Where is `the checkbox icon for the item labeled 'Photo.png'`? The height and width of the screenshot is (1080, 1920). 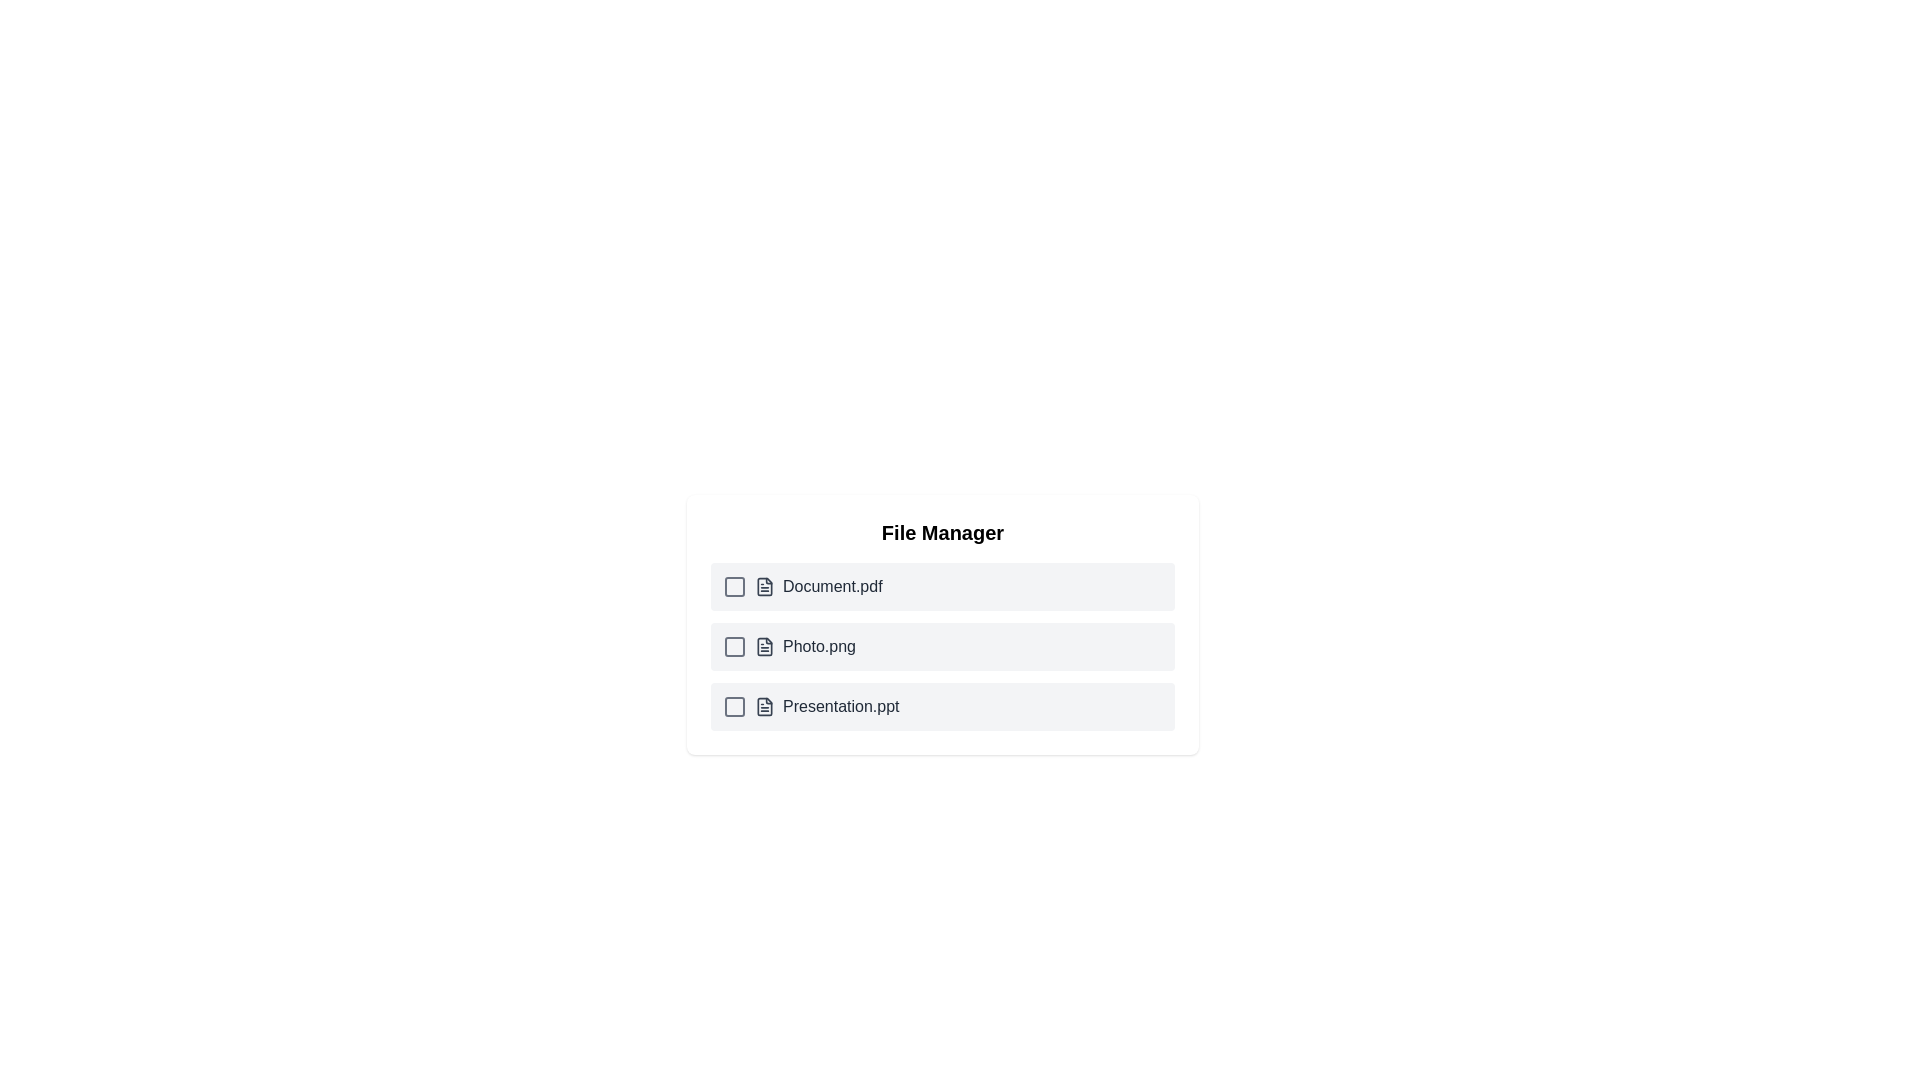 the checkbox icon for the item labeled 'Photo.png' is located at coordinates (733, 647).